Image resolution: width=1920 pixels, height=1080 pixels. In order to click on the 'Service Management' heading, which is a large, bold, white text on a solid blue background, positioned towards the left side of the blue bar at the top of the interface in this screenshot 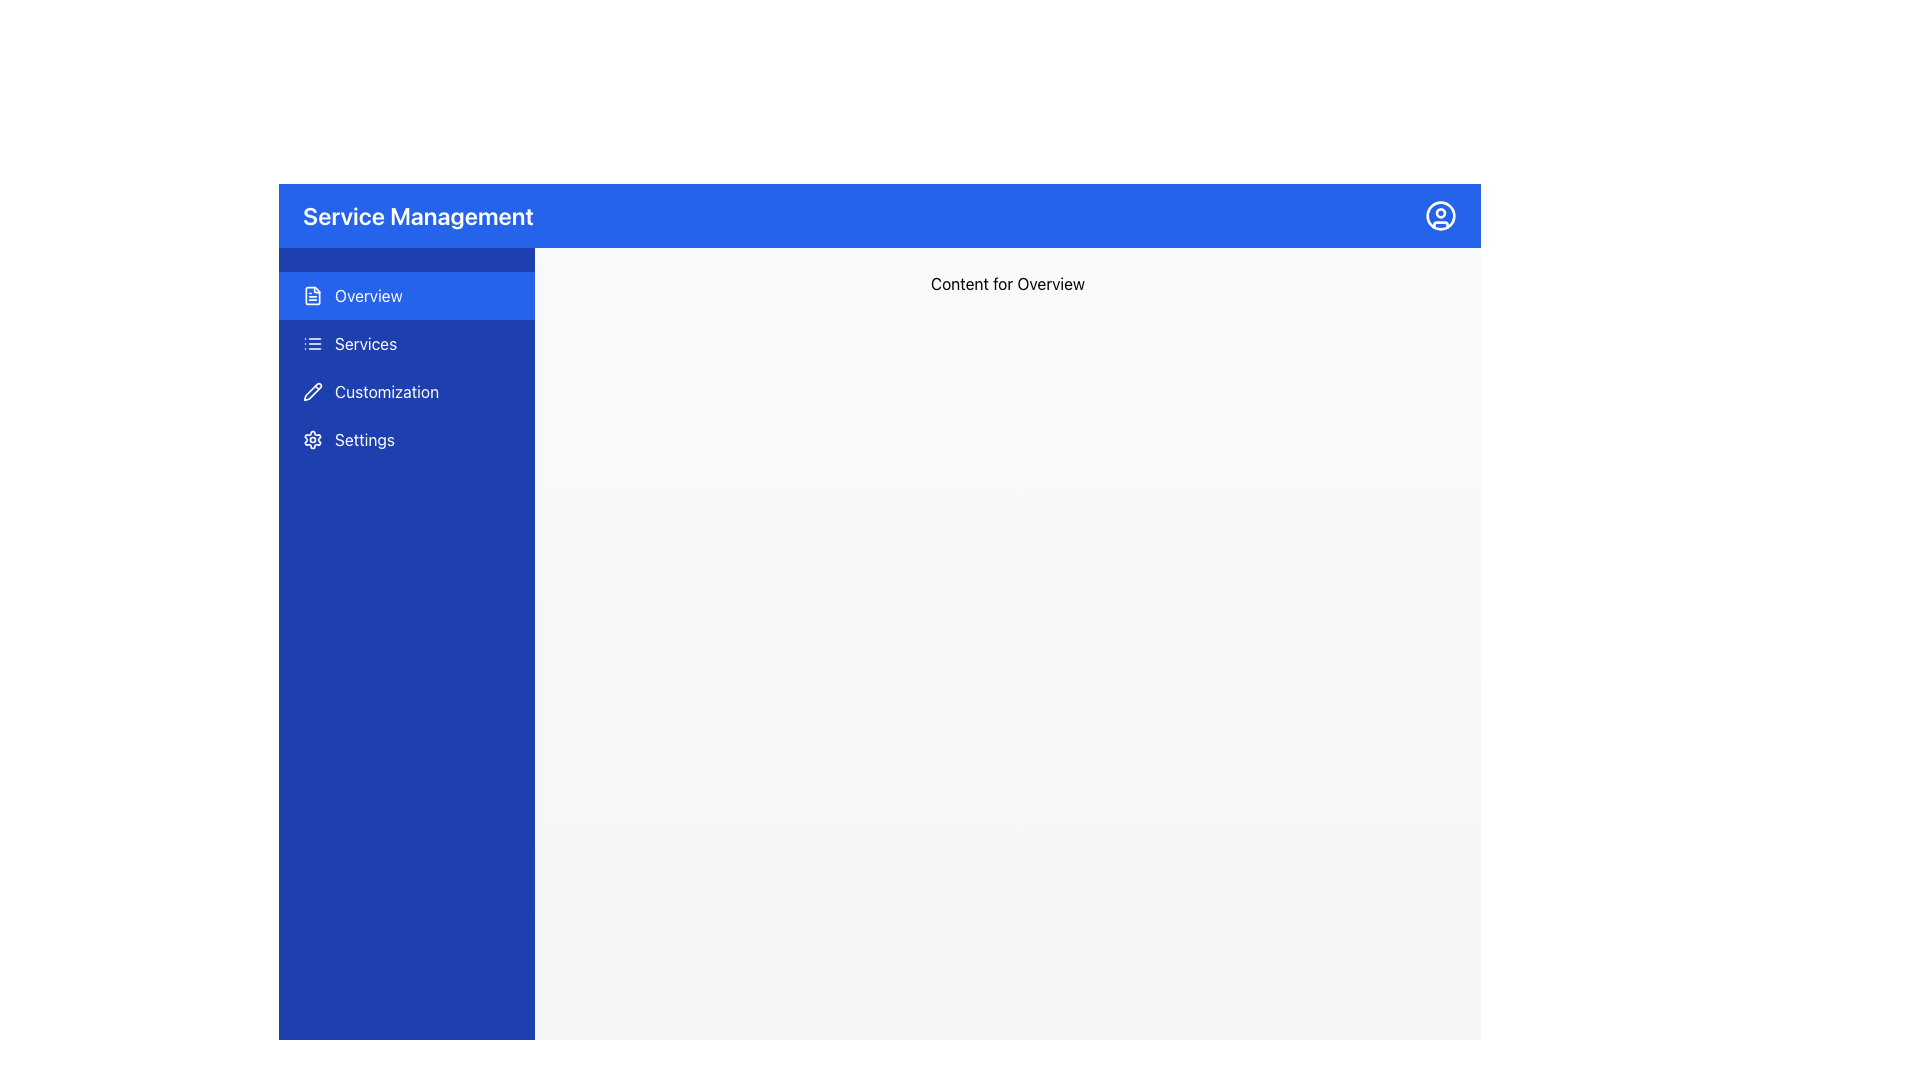, I will do `click(417, 216)`.